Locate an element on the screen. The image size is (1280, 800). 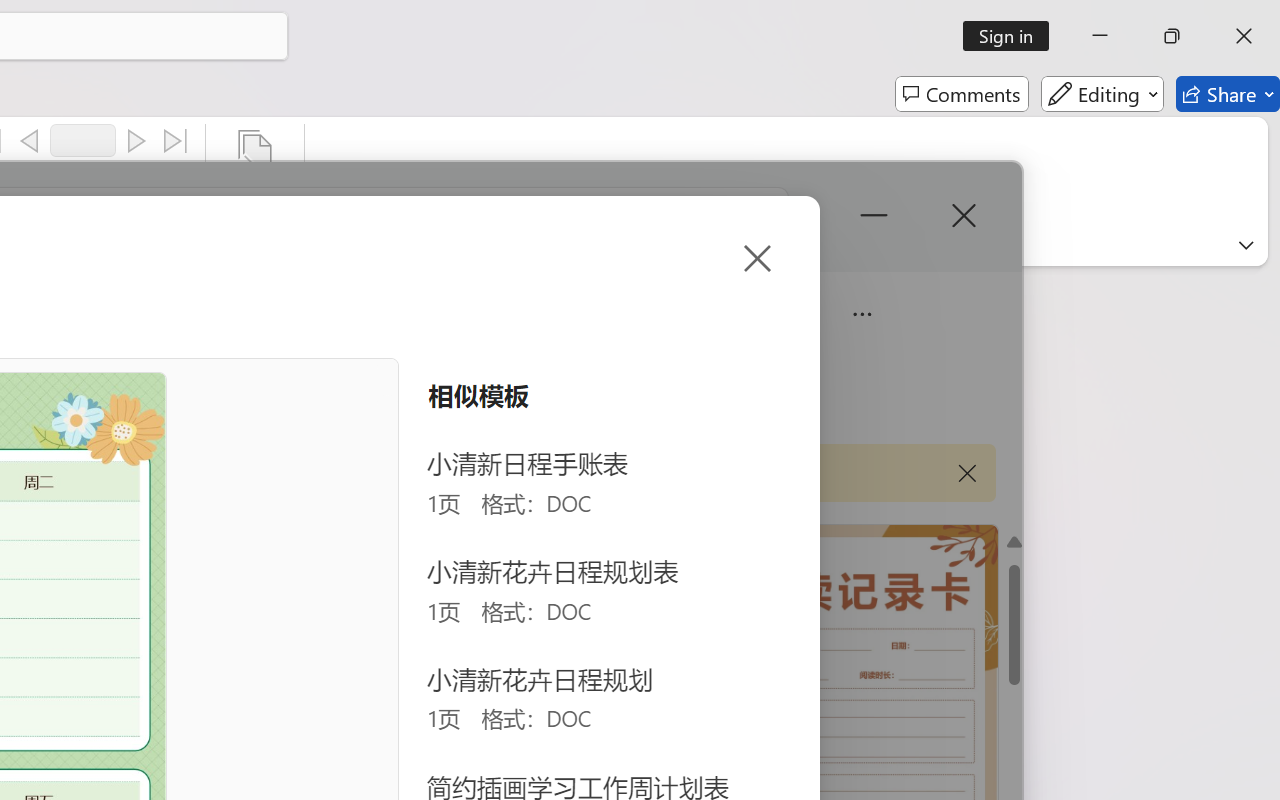
'Last' is located at coordinates (176, 141).